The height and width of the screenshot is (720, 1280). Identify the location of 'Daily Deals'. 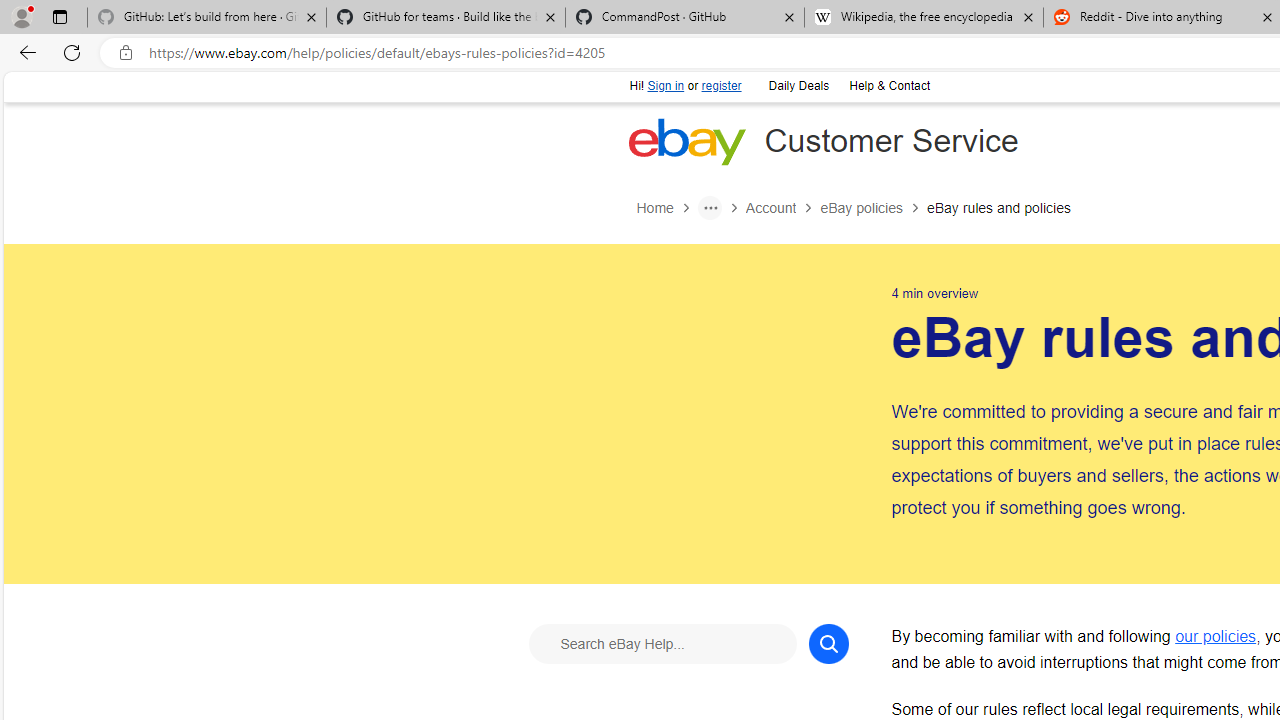
(796, 83).